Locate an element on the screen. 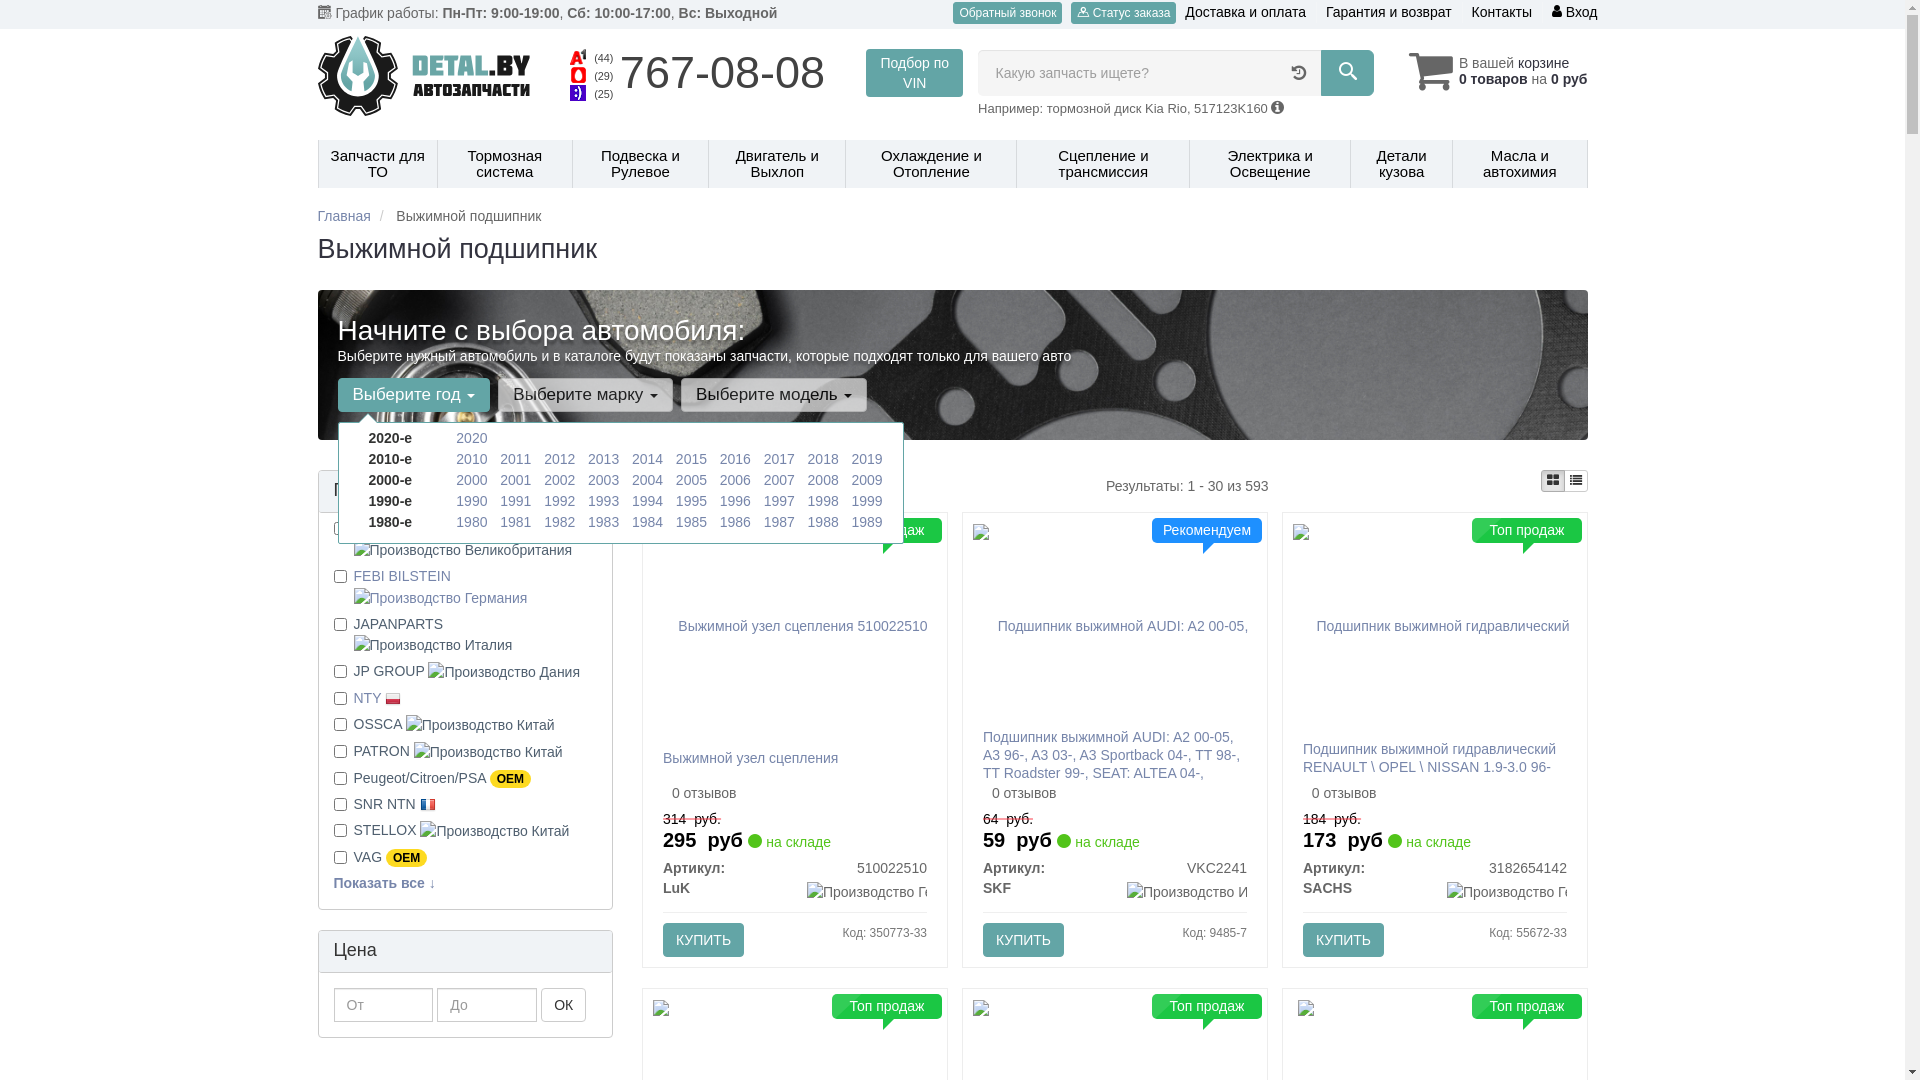 The image size is (1920, 1080). '1981' is located at coordinates (515, 520).